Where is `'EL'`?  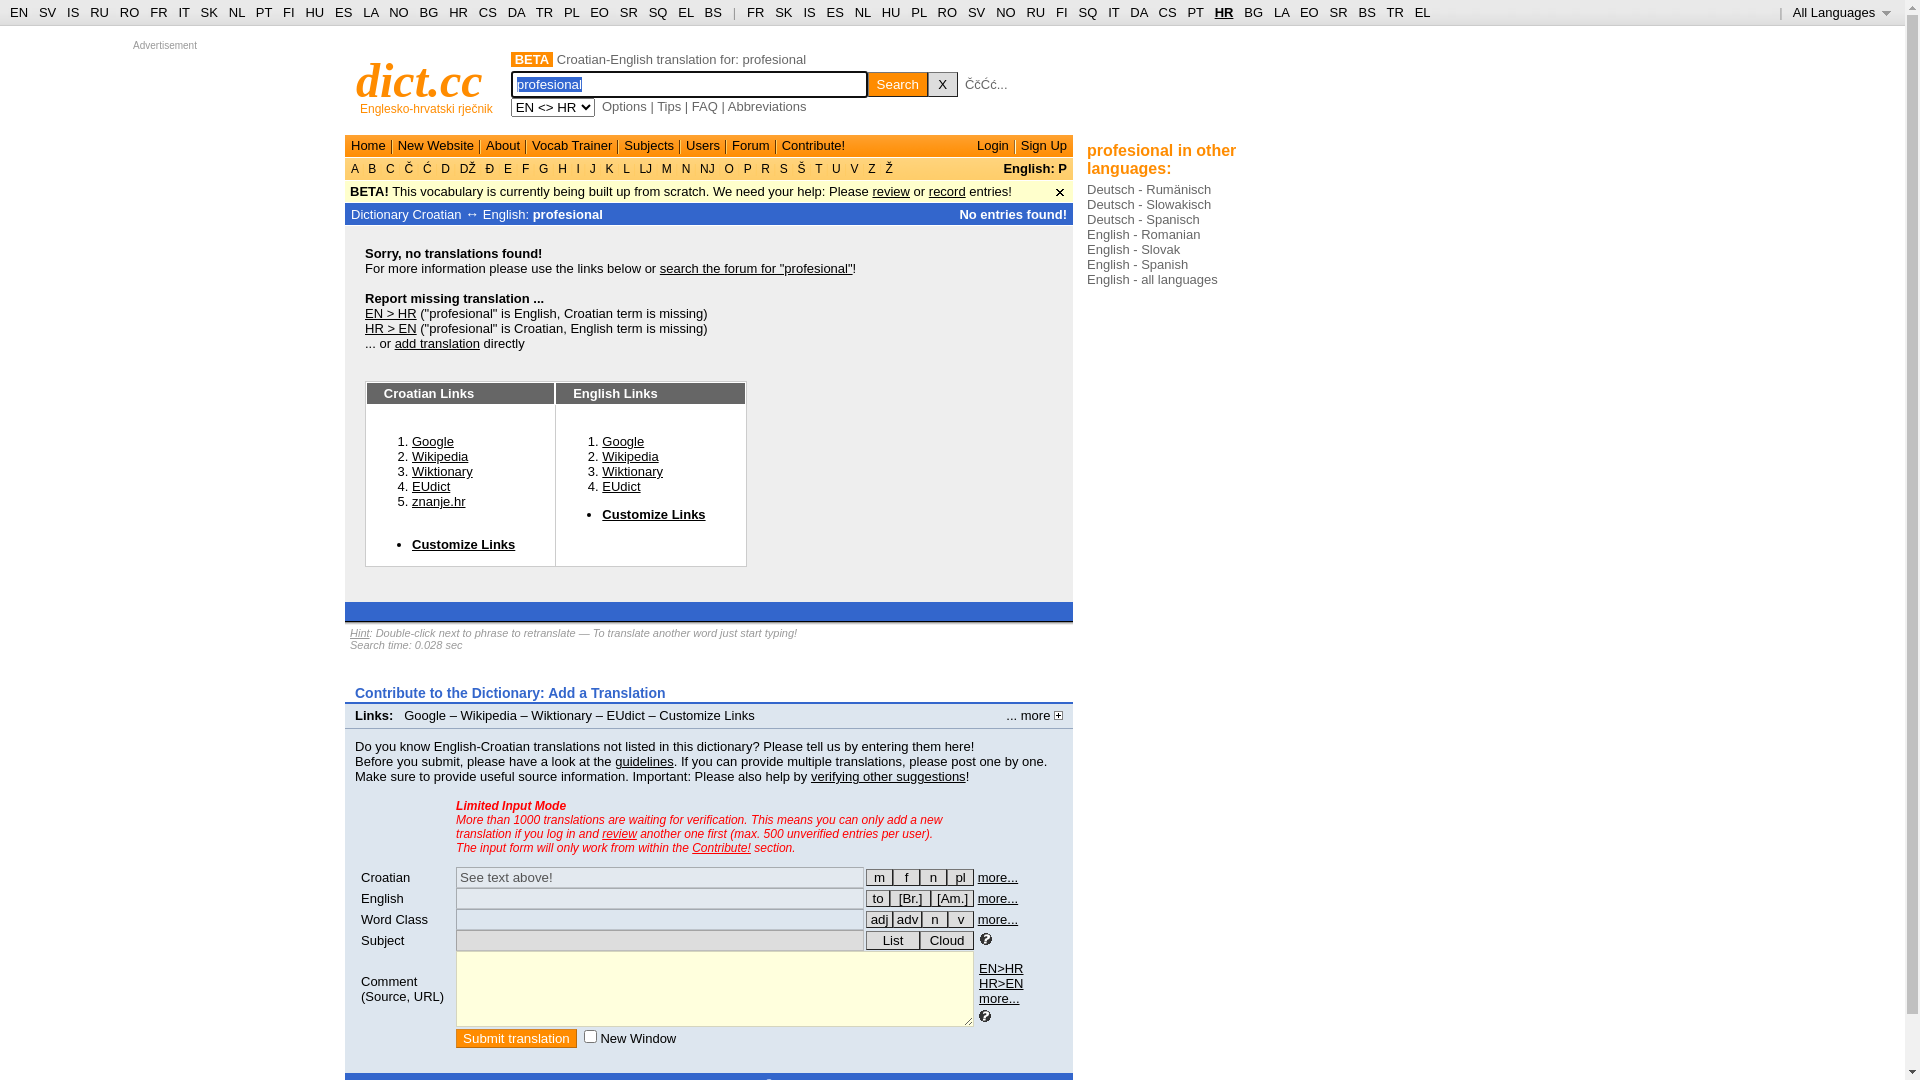
'EL' is located at coordinates (685, 12).